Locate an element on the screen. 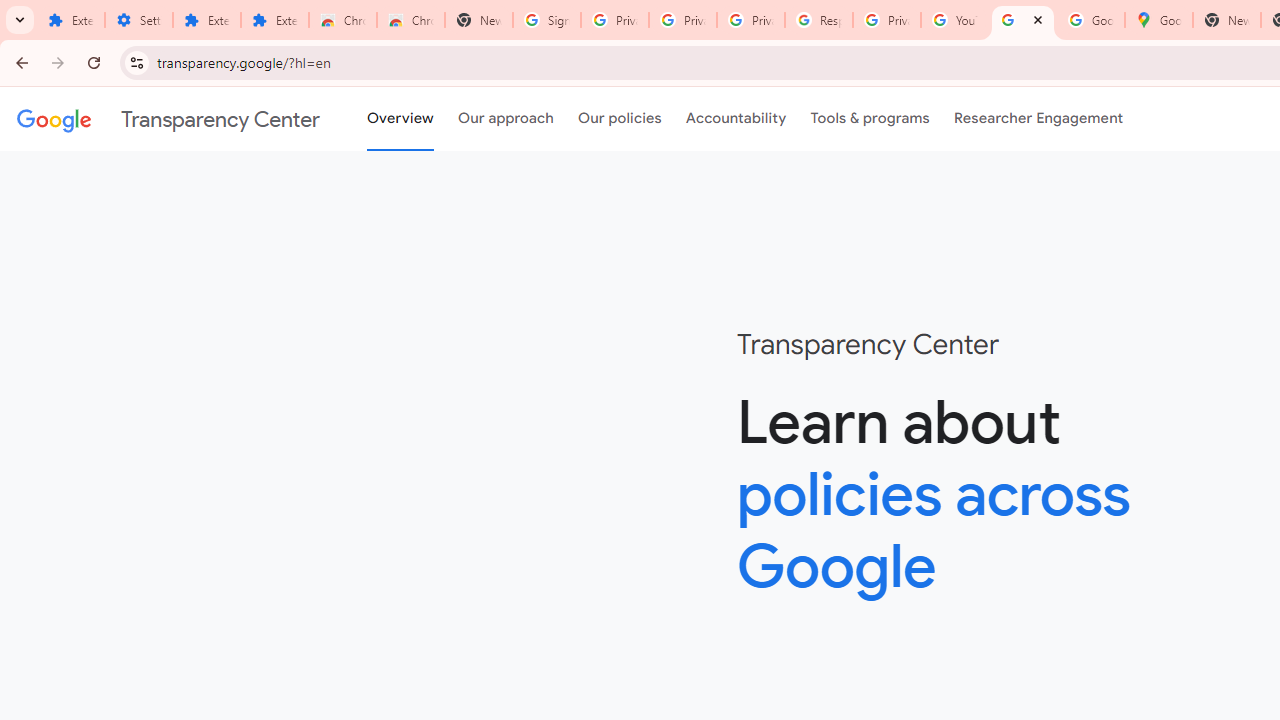 This screenshot has width=1280, height=720. 'Extensions' is located at coordinates (206, 20).